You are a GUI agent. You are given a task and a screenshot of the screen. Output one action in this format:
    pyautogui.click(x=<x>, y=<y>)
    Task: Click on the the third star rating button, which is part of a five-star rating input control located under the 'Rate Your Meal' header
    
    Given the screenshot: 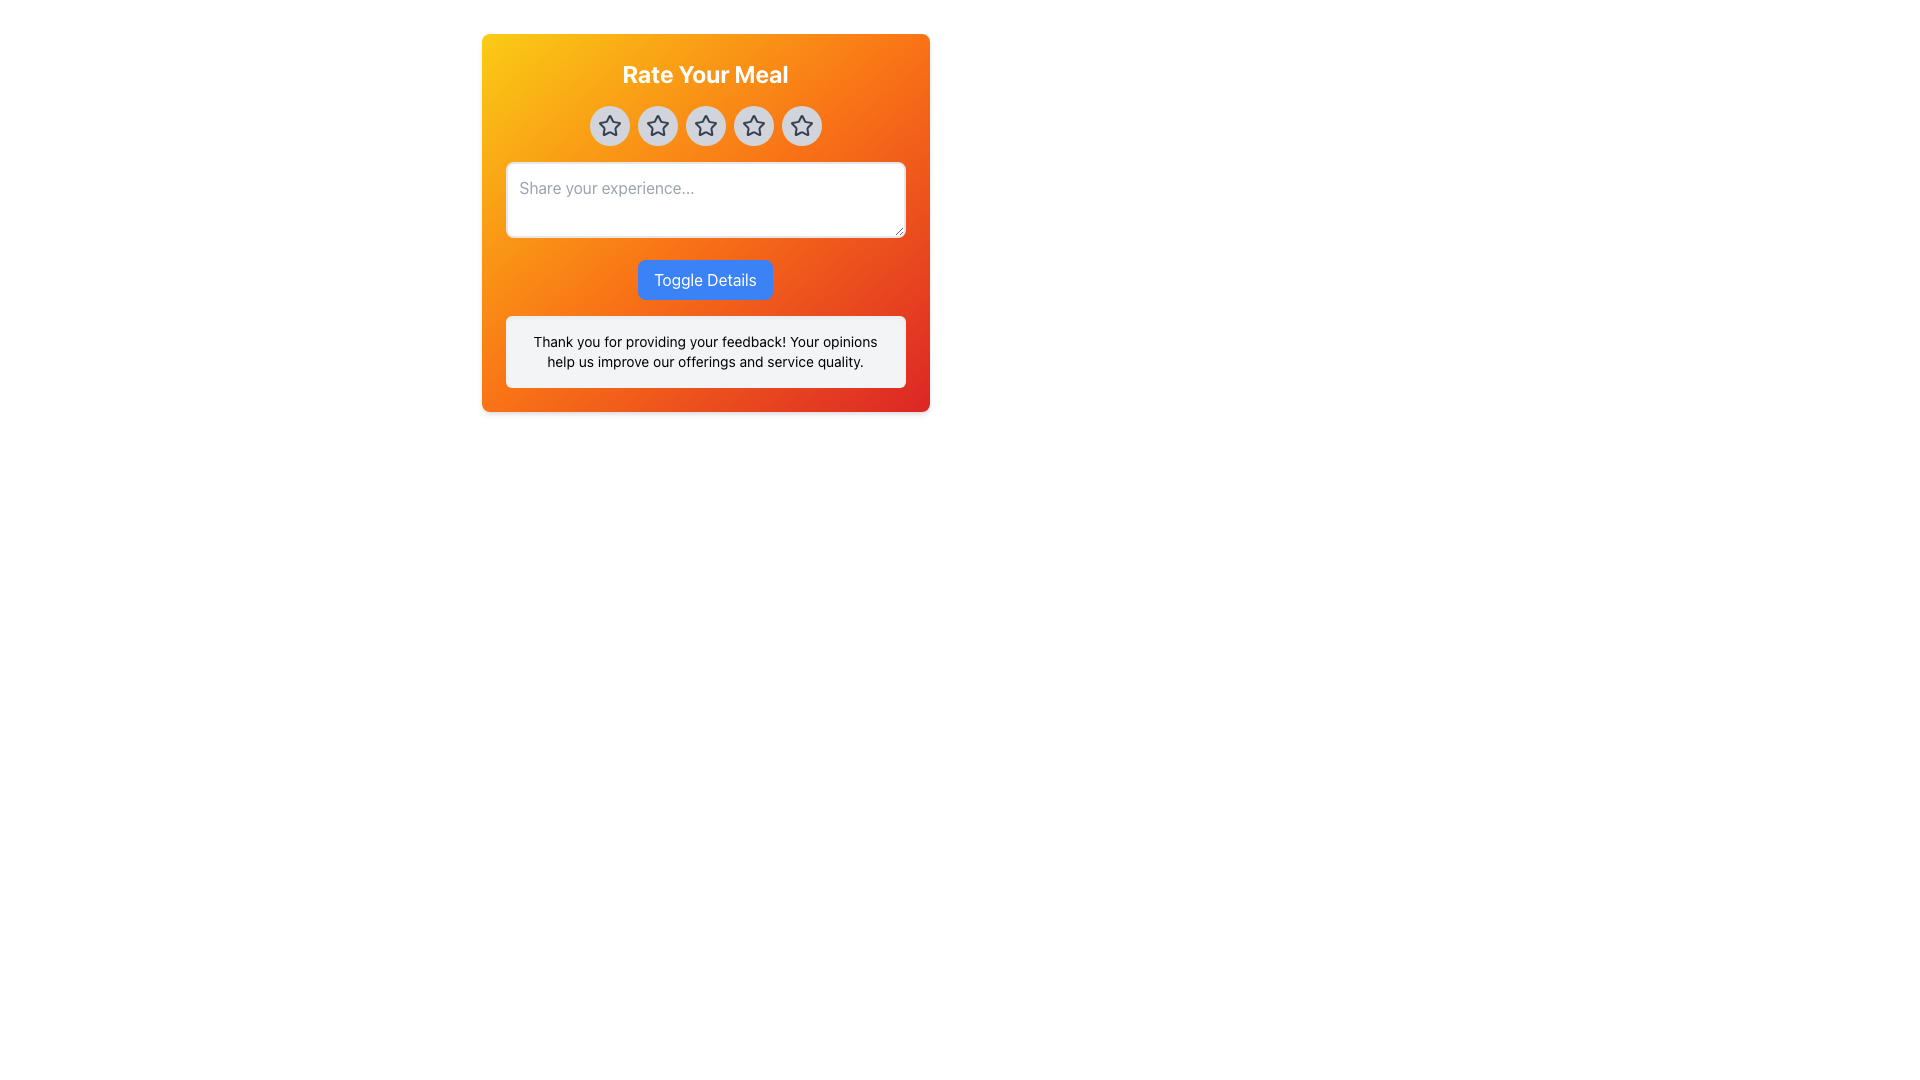 What is the action you would take?
    pyautogui.click(x=657, y=126)
    